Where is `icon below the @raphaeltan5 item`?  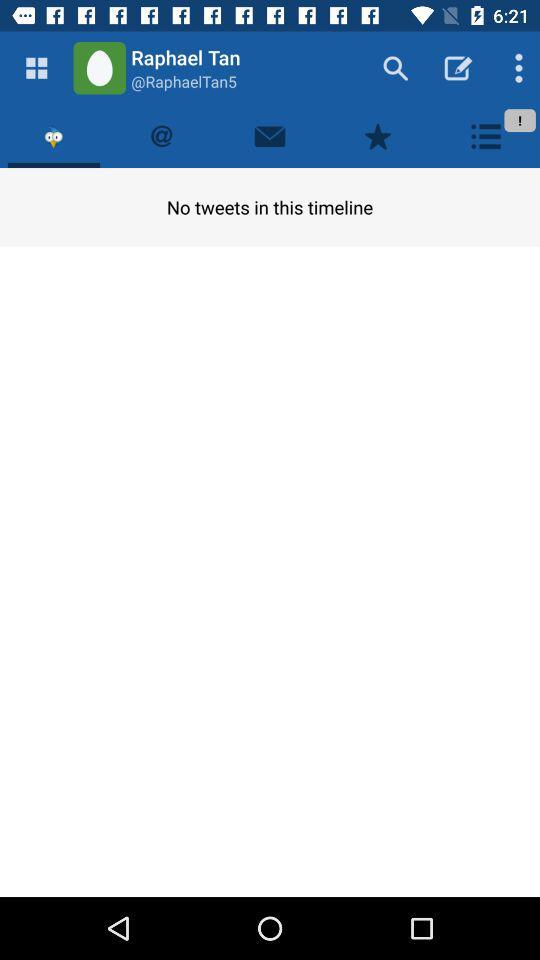 icon below the @raphaeltan5 item is located at coordinates (270, 135).